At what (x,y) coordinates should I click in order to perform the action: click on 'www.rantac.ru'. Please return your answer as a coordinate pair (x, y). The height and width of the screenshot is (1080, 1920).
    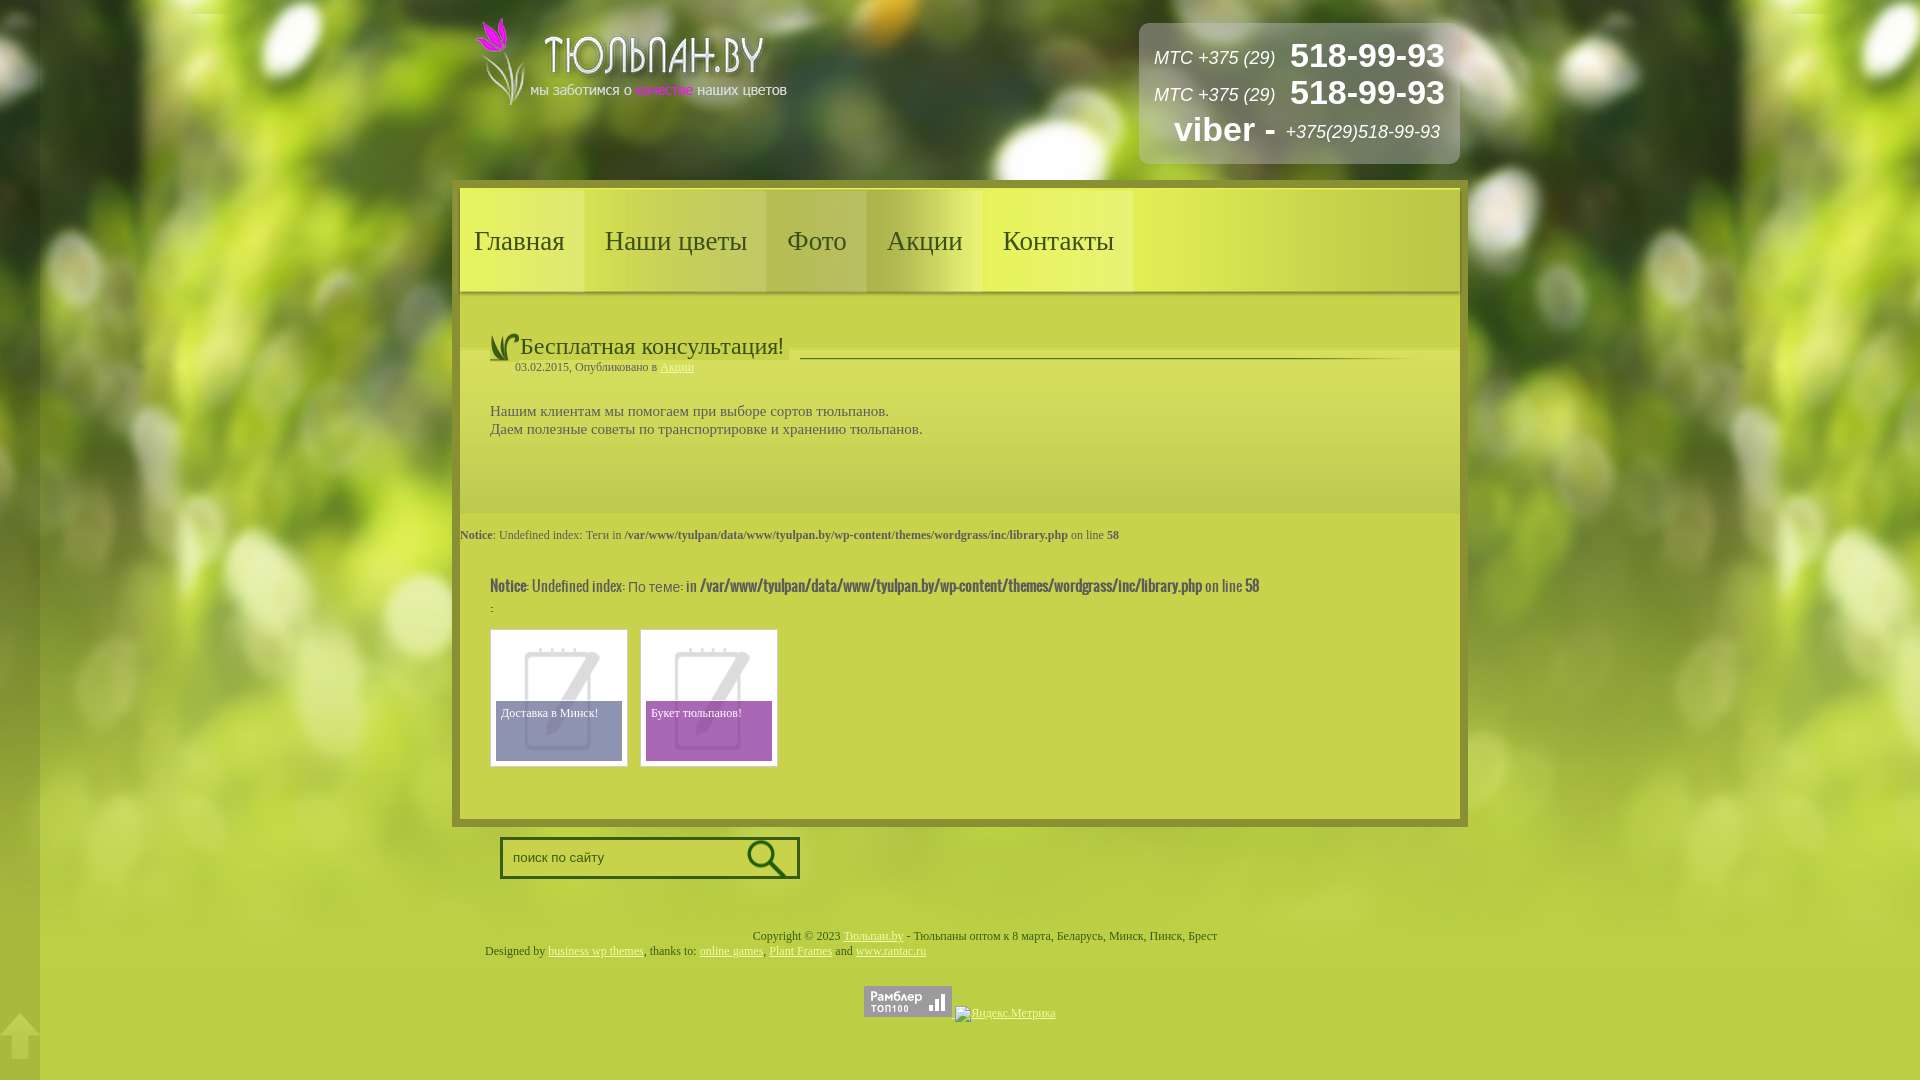
    Looking at the image, I should click on (855, 950).